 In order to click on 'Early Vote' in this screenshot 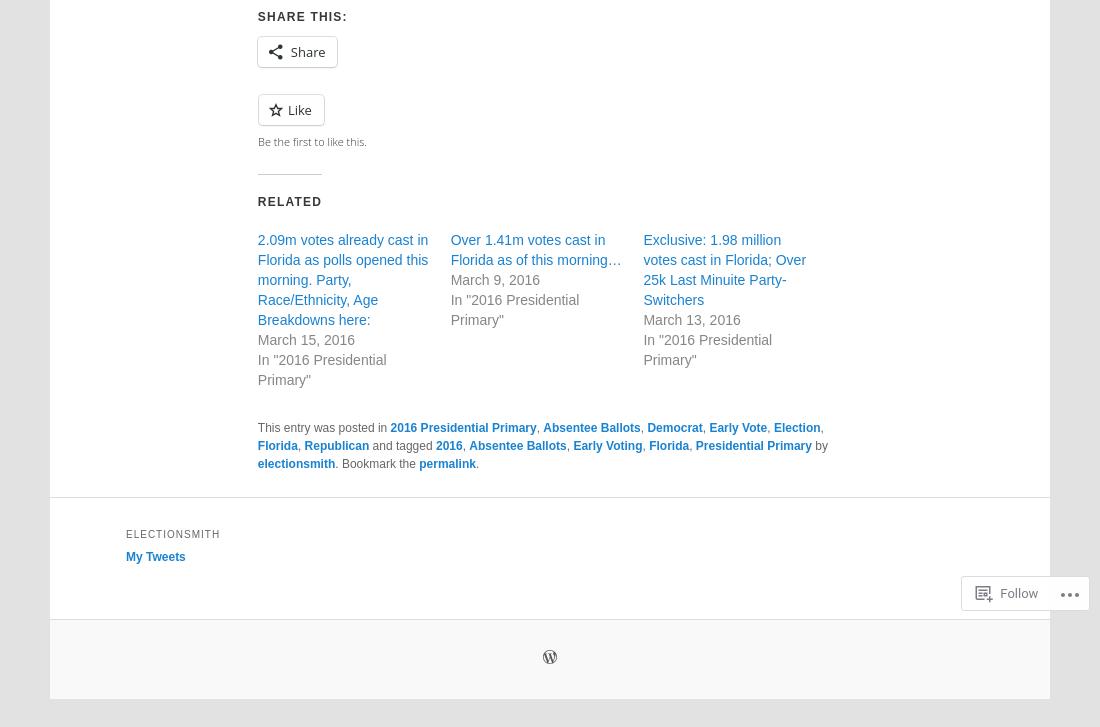, I will do `click(707, 425)`.